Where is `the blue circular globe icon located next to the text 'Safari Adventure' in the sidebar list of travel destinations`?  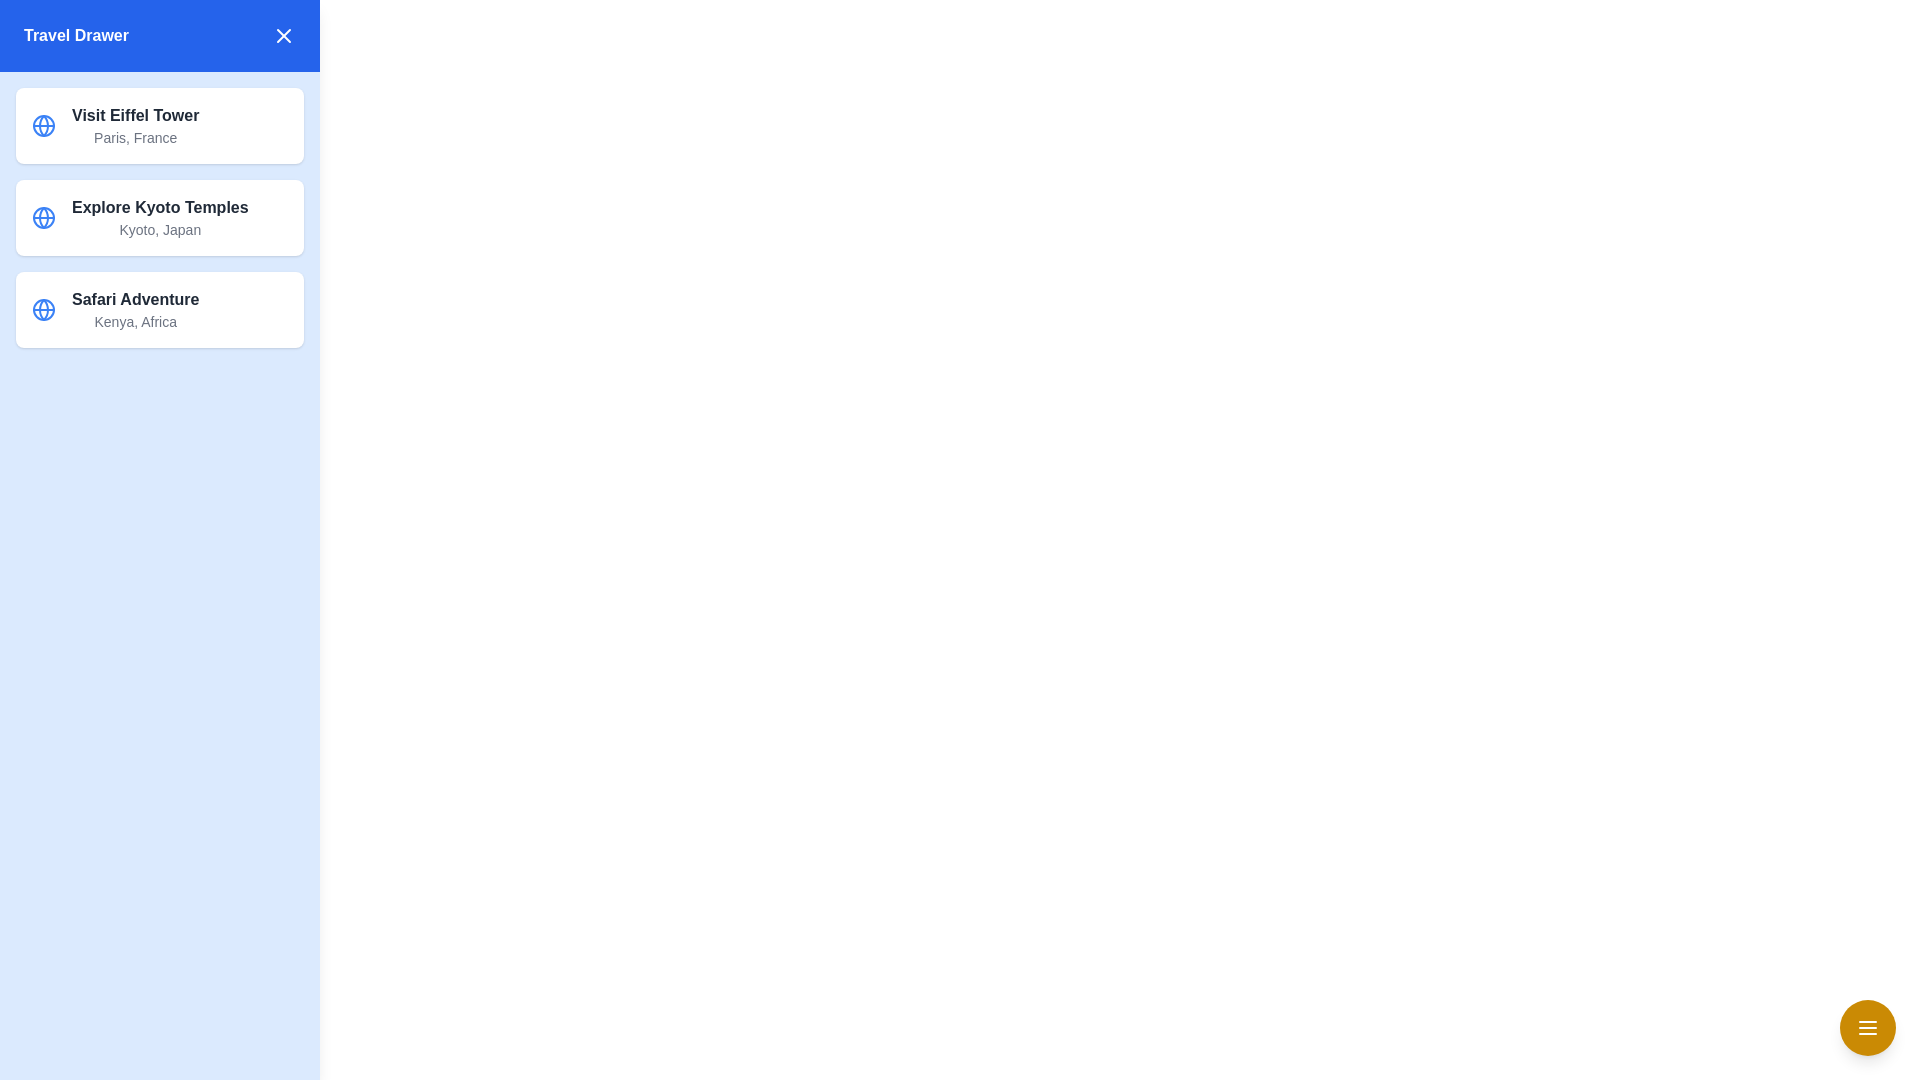
the blue circular globe icon located next to the text 'Safari Adventure' in the sidebar list of travel destinations is located at coordinates (43, 309).